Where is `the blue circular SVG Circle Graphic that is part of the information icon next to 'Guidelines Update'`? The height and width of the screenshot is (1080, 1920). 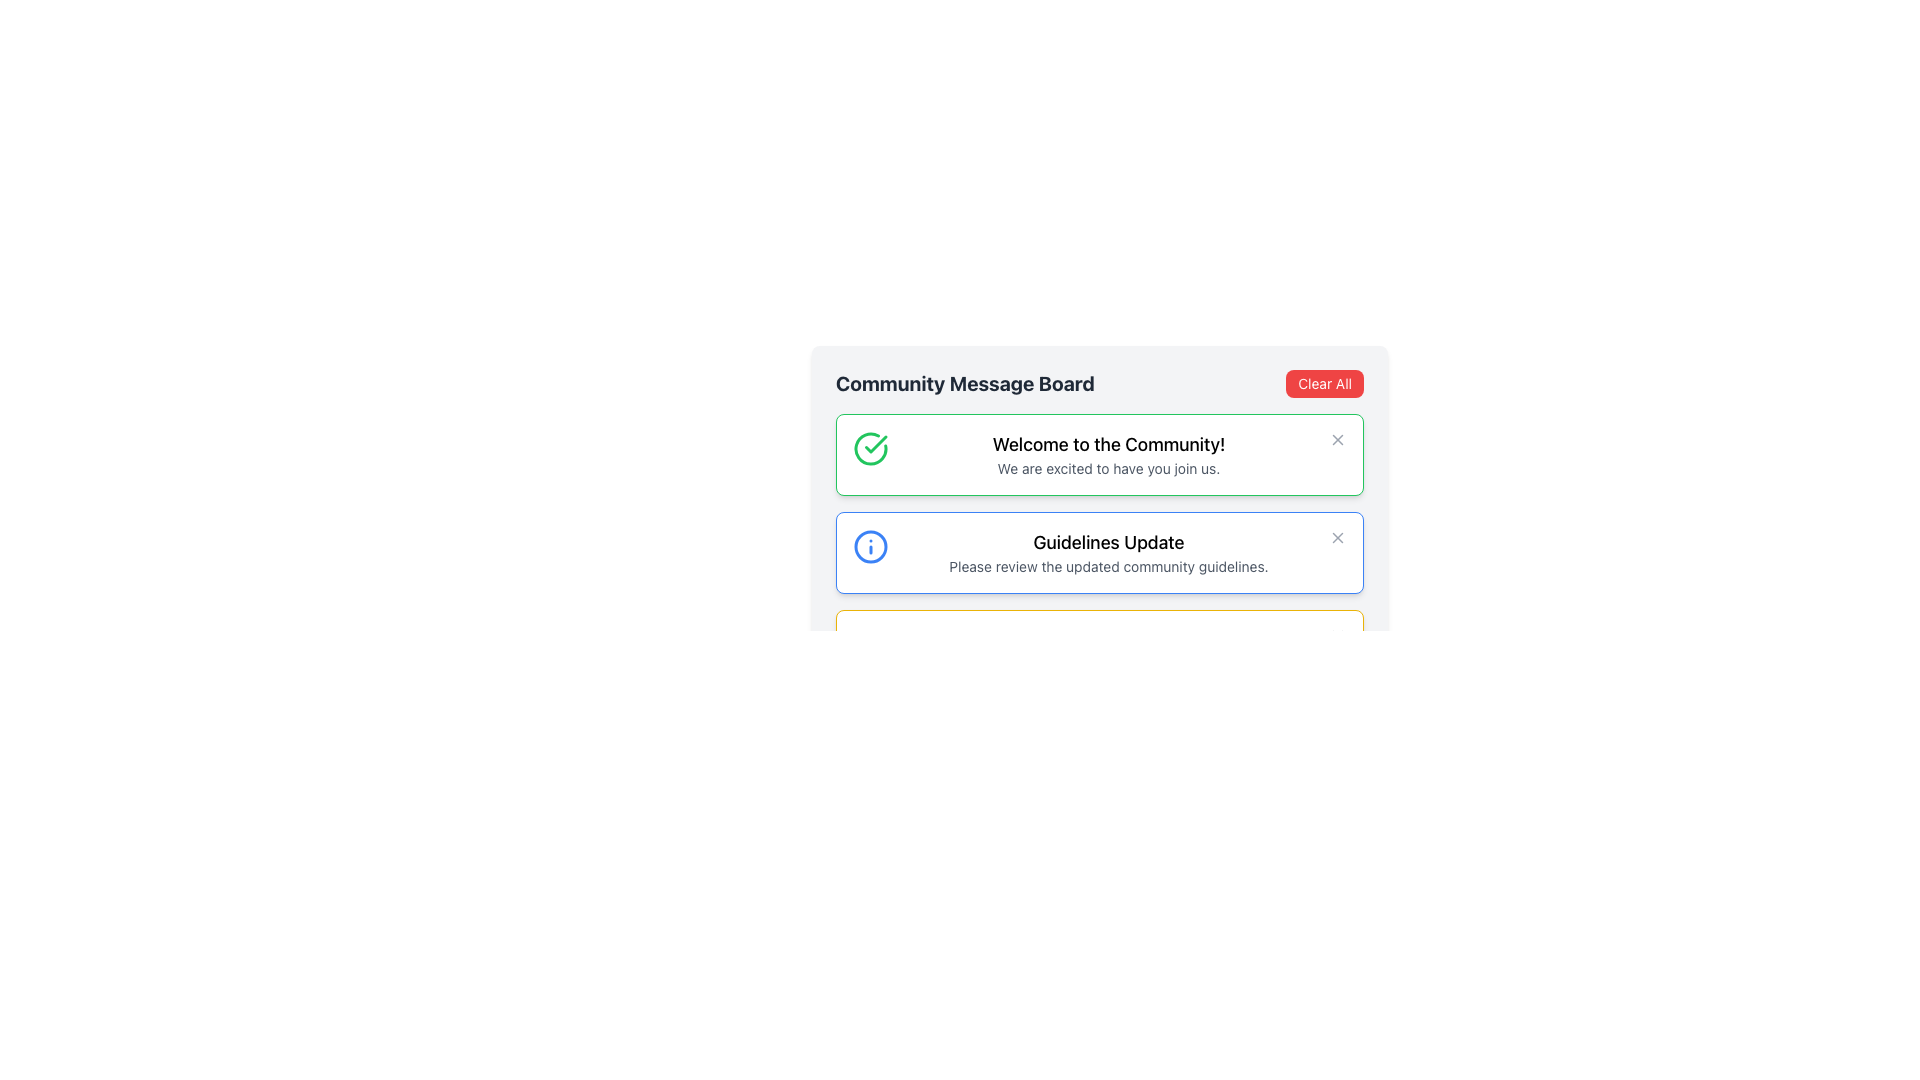
the blue circular SVG Circle Graphic that is part of the information icon next to 'Guidelines Update' is located at coordinates (870, 547).